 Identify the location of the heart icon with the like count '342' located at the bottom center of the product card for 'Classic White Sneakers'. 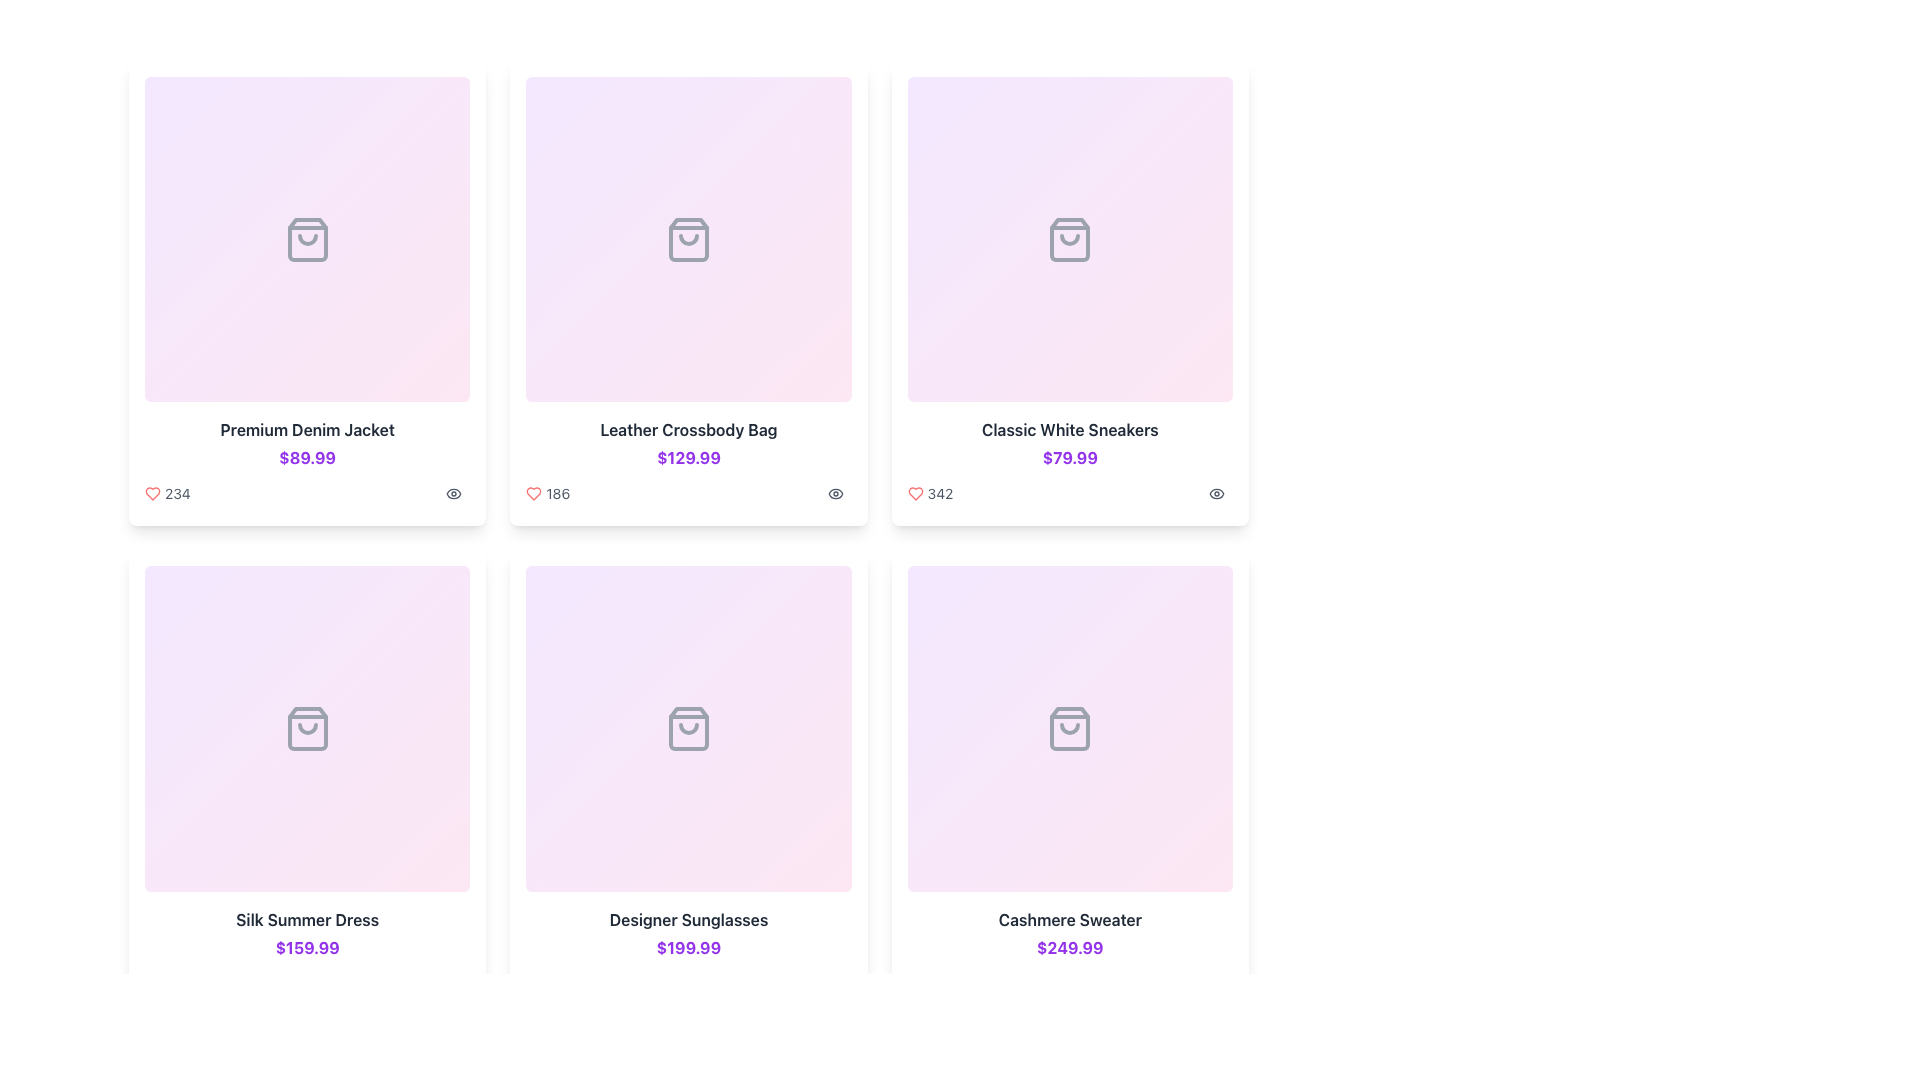
(929, 494).